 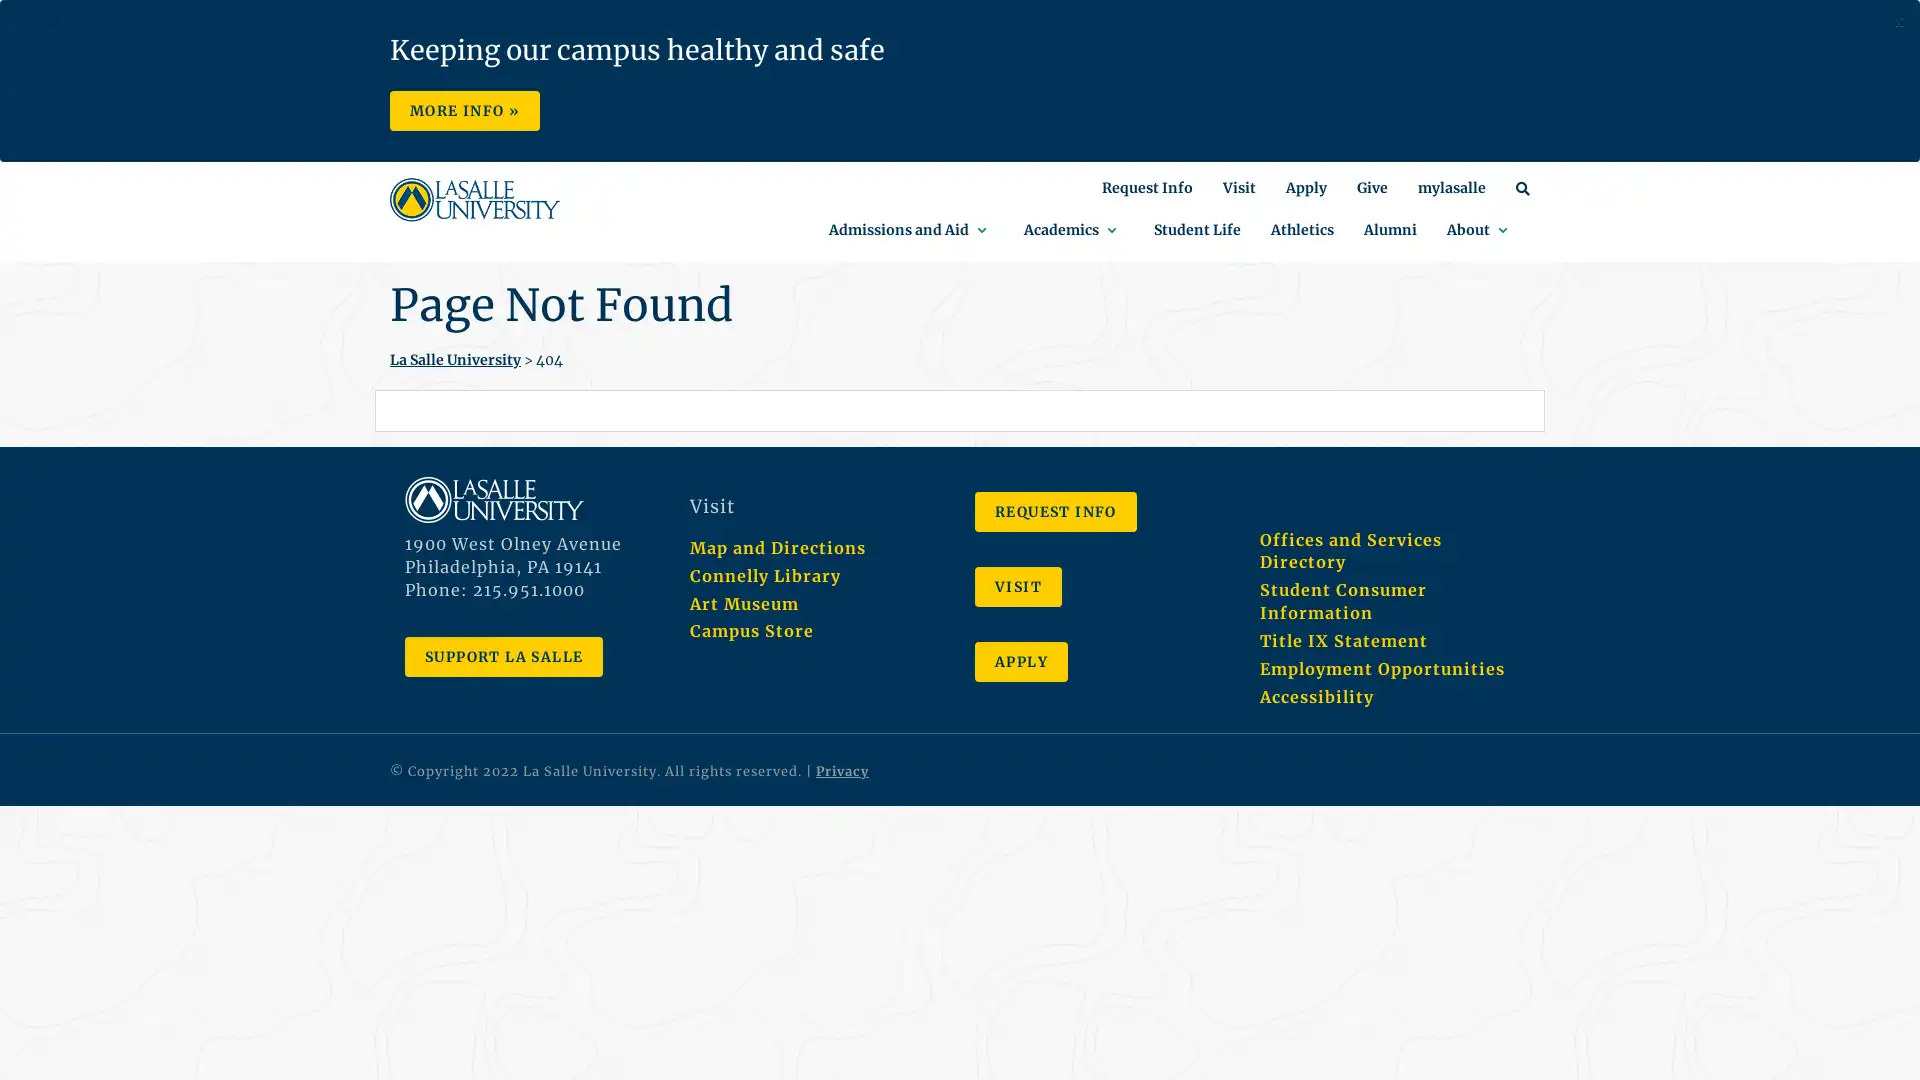 I want to click on Search Submit, so click(x=960, y=111).